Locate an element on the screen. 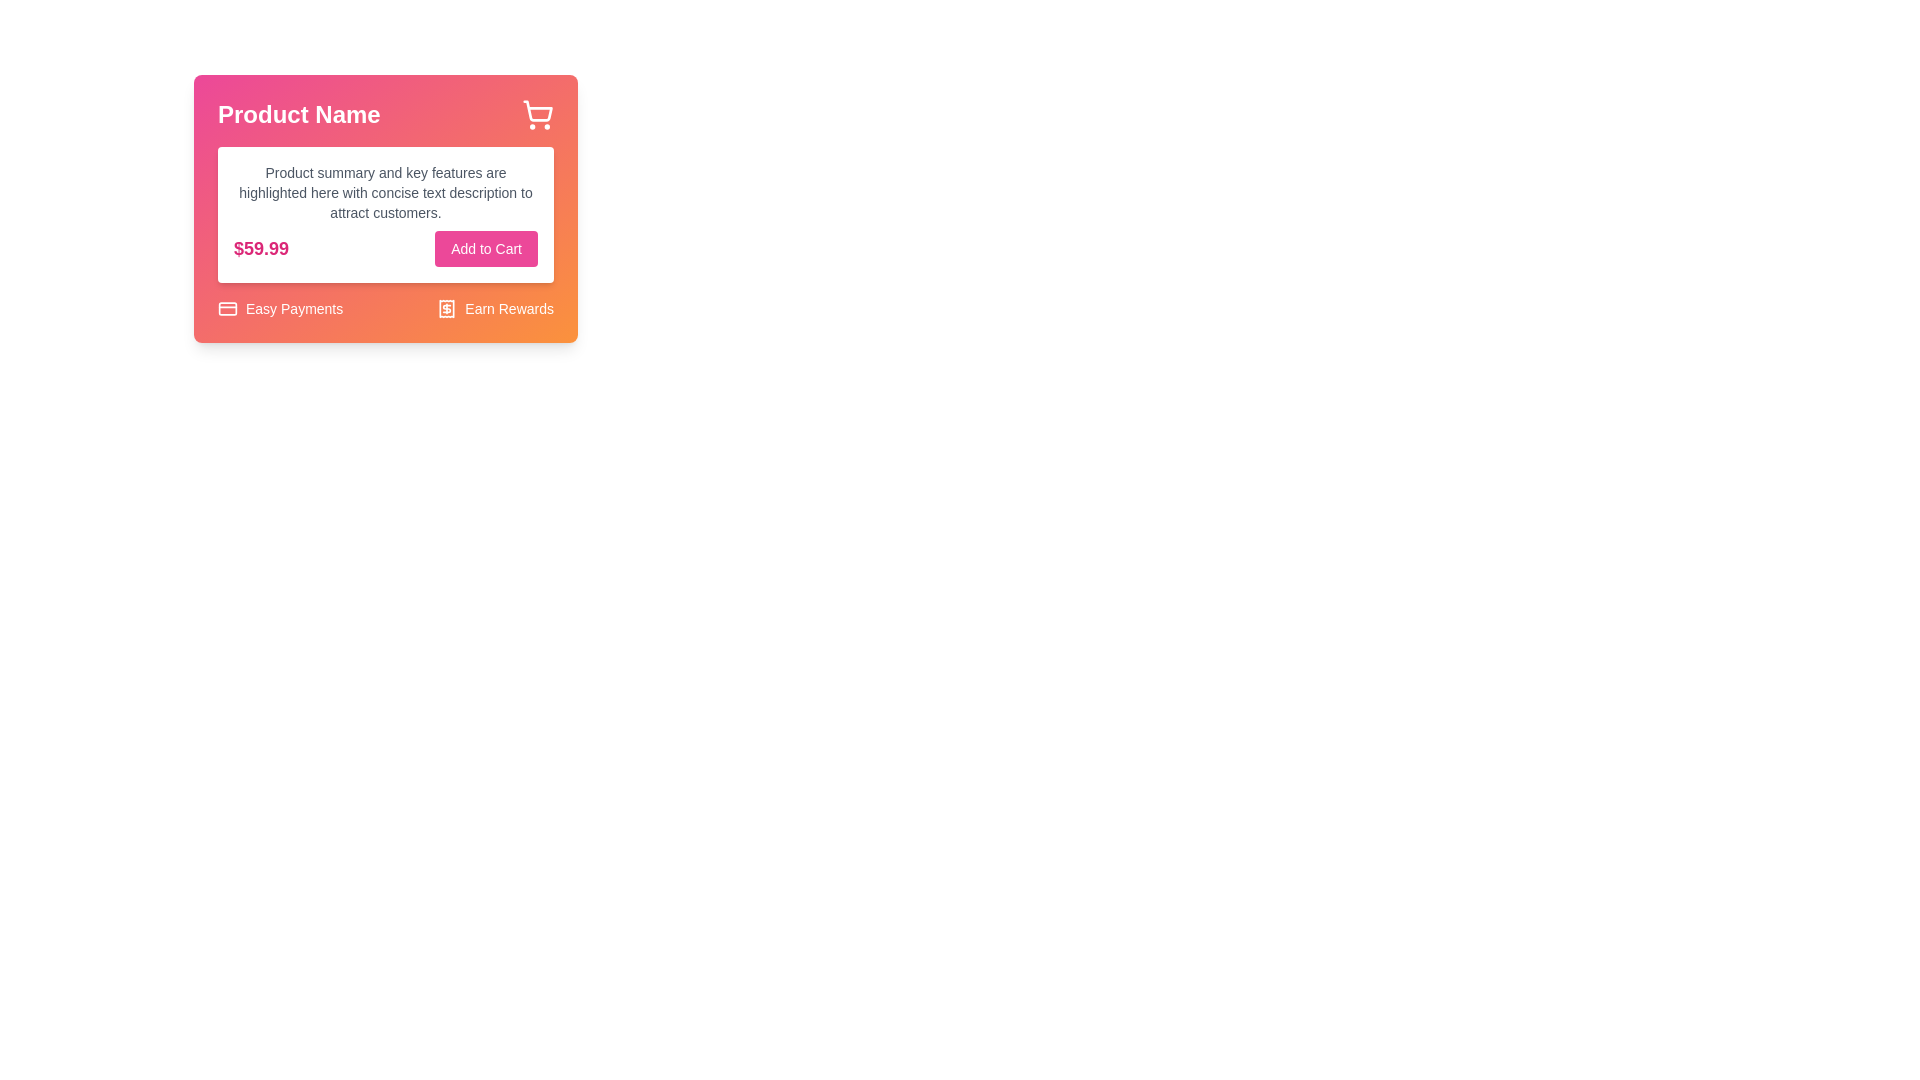  the shopping icon located in the top-right corner of the 'Product Name' card, which serves as a shortcut for shopping functionality is located at coordinates (537, 115).